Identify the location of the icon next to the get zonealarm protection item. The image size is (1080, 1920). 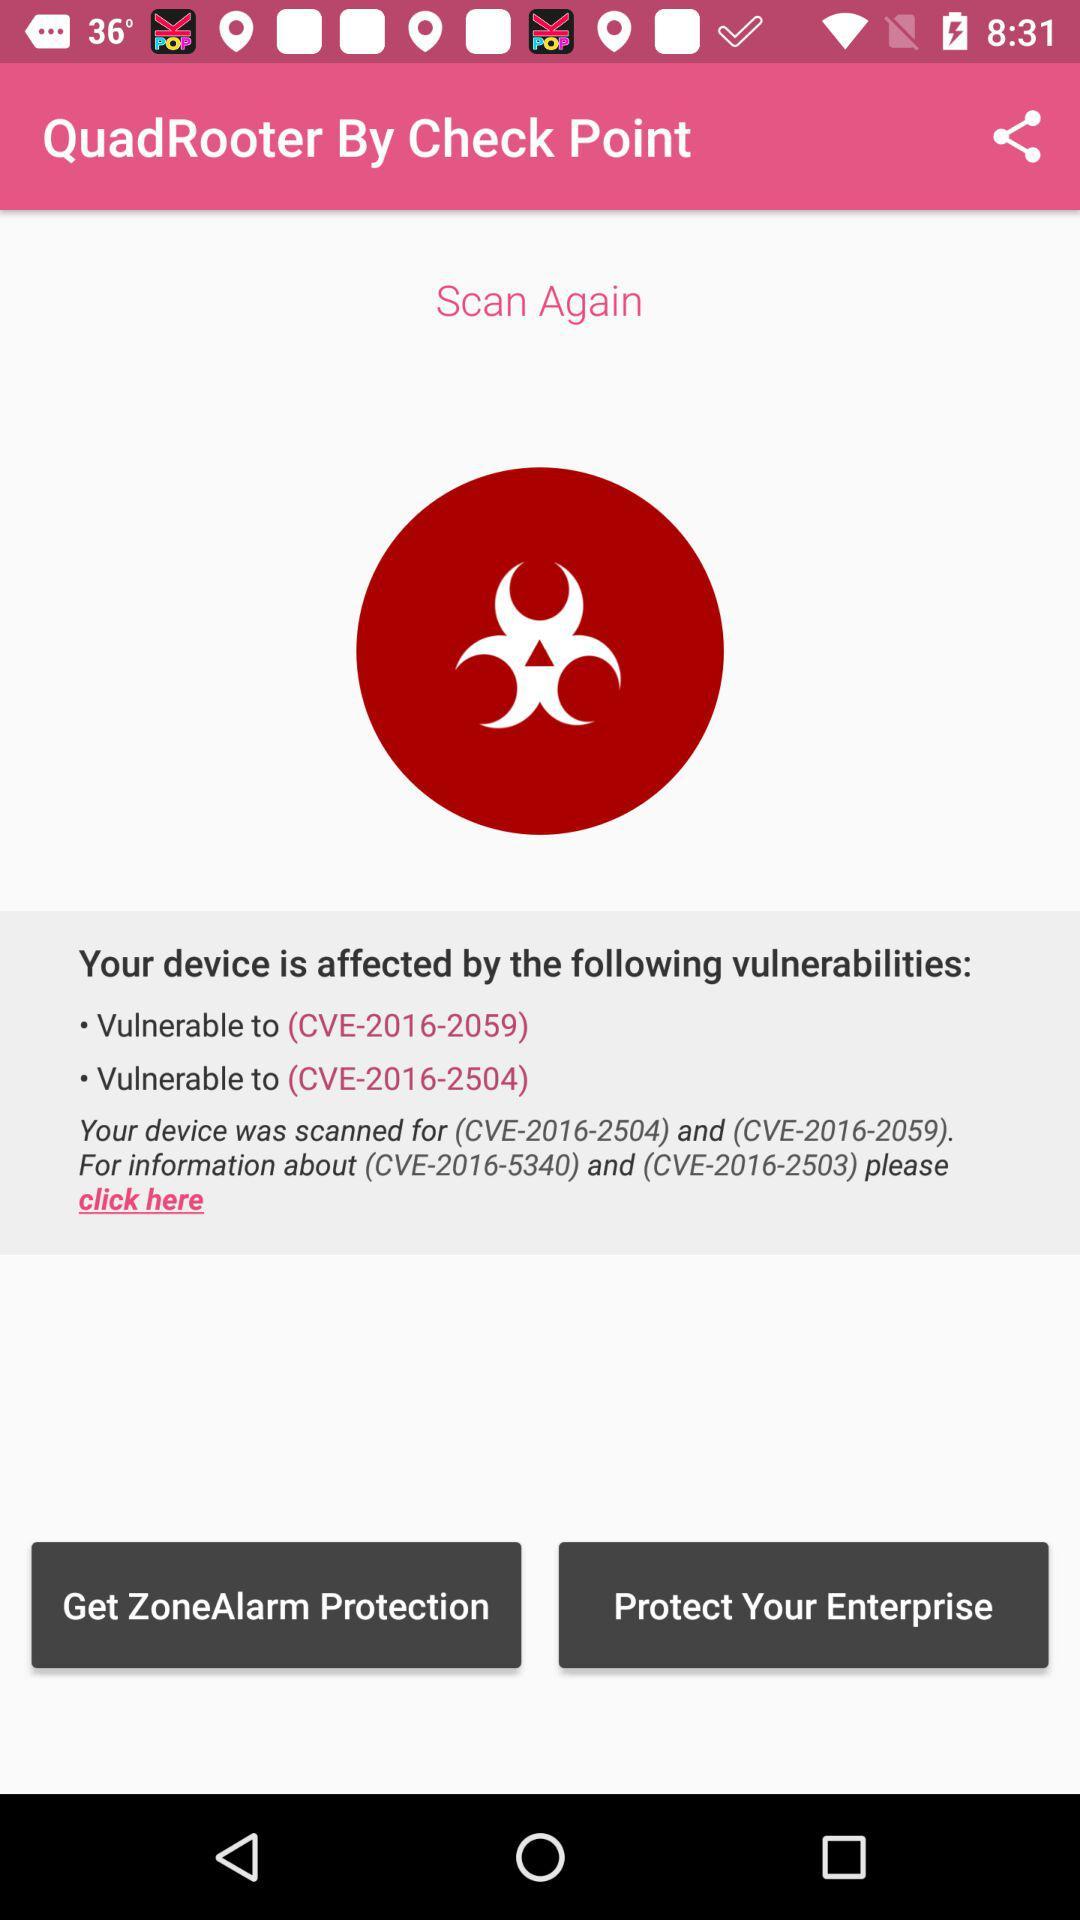
(802, 1604).